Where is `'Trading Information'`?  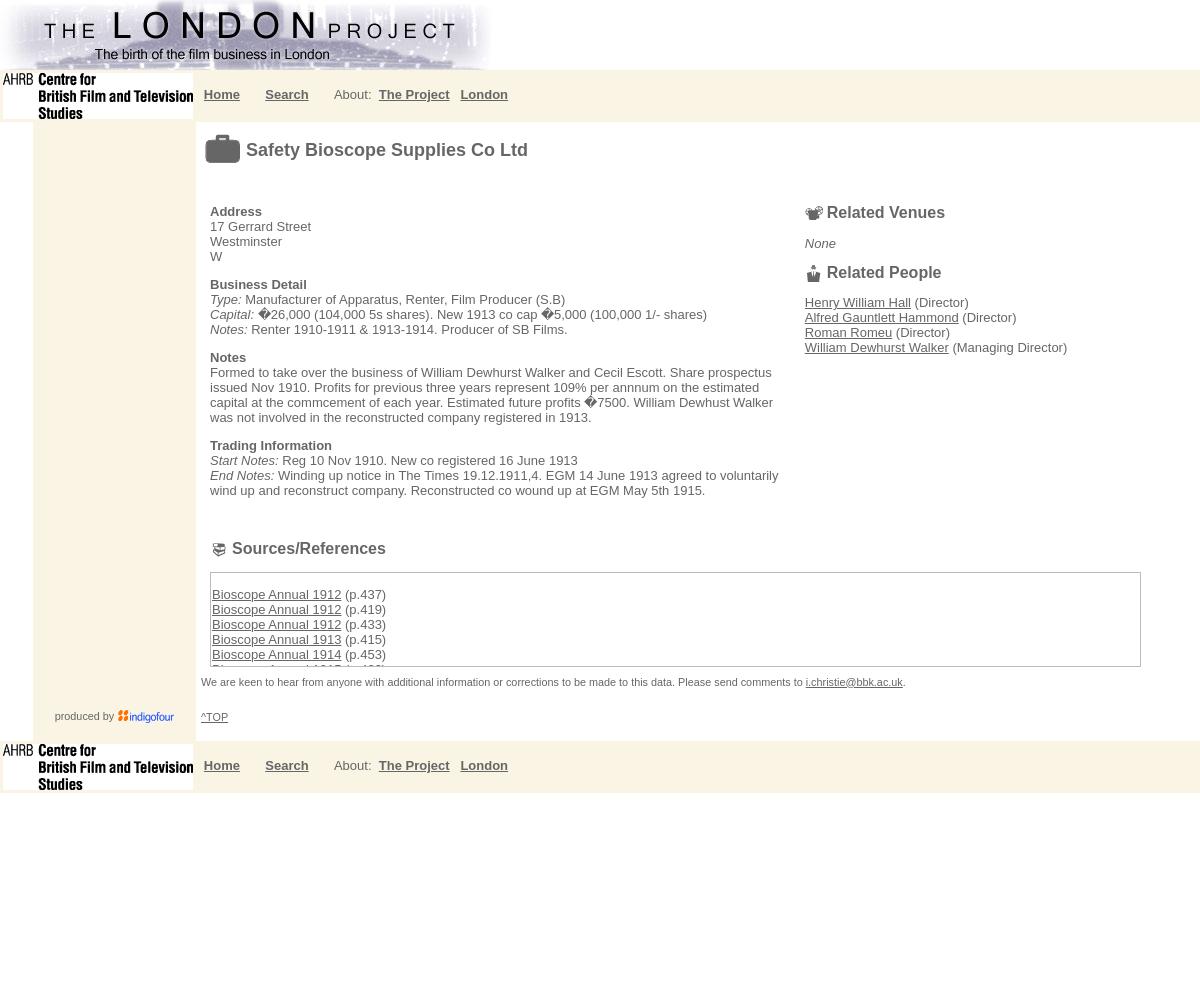
'Trading Information' is located at coordinates (269, 444).